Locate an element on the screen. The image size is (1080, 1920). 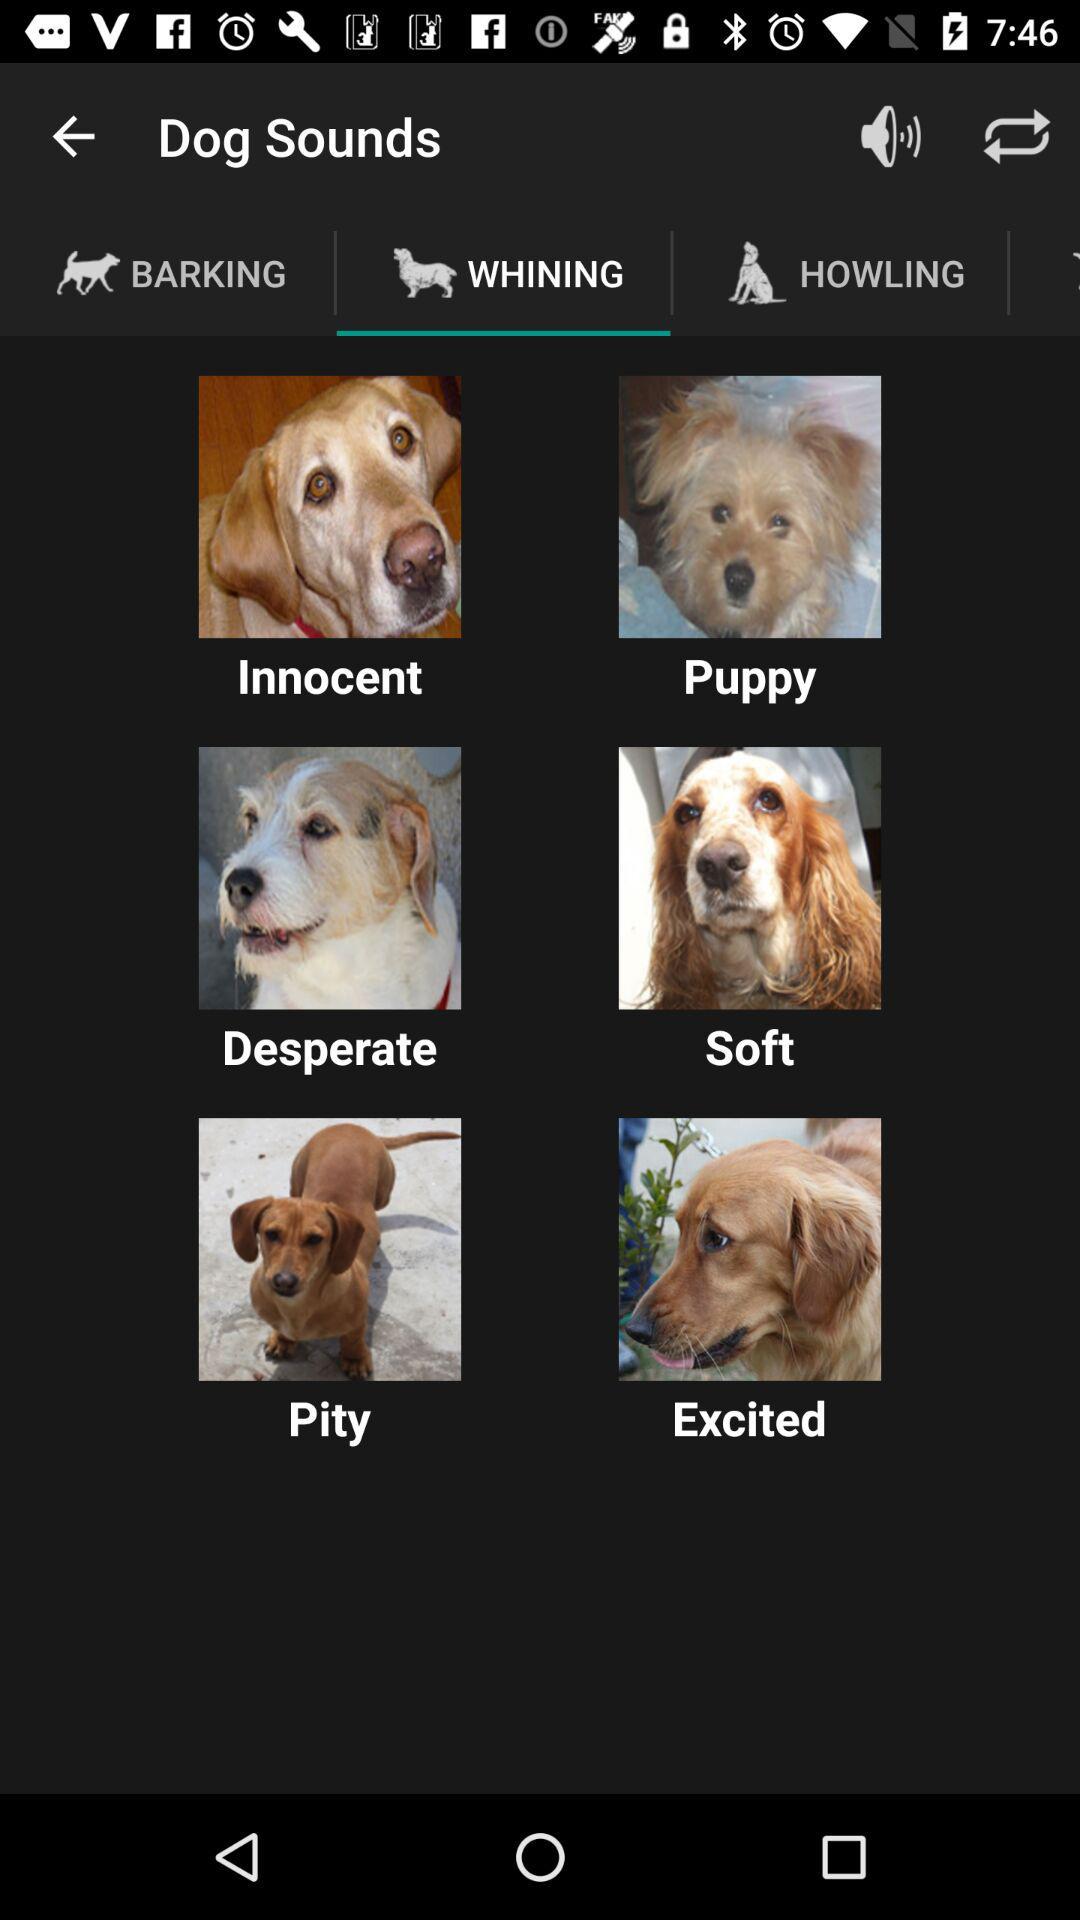
the icon above the howling is located at coordinates (1017, 135).